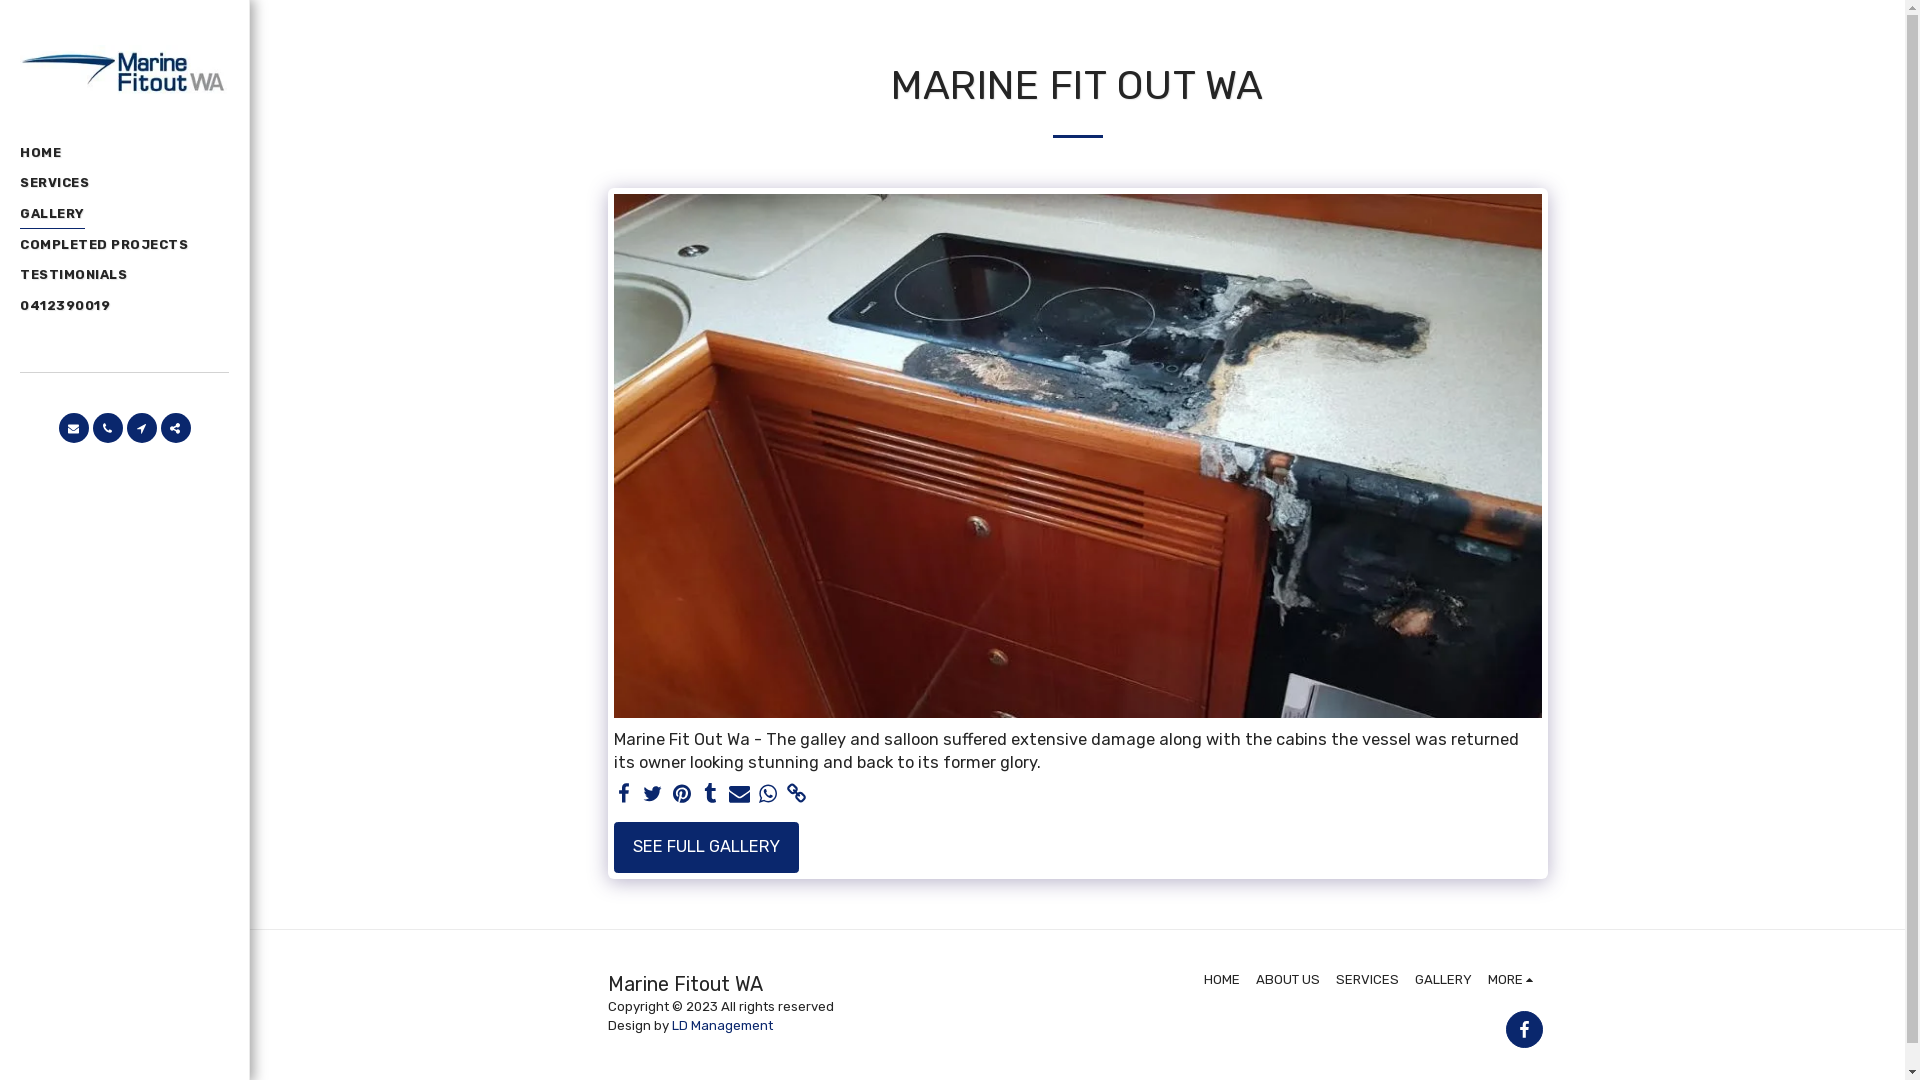  I want to click on 'GALLERY', so click(19, 215).